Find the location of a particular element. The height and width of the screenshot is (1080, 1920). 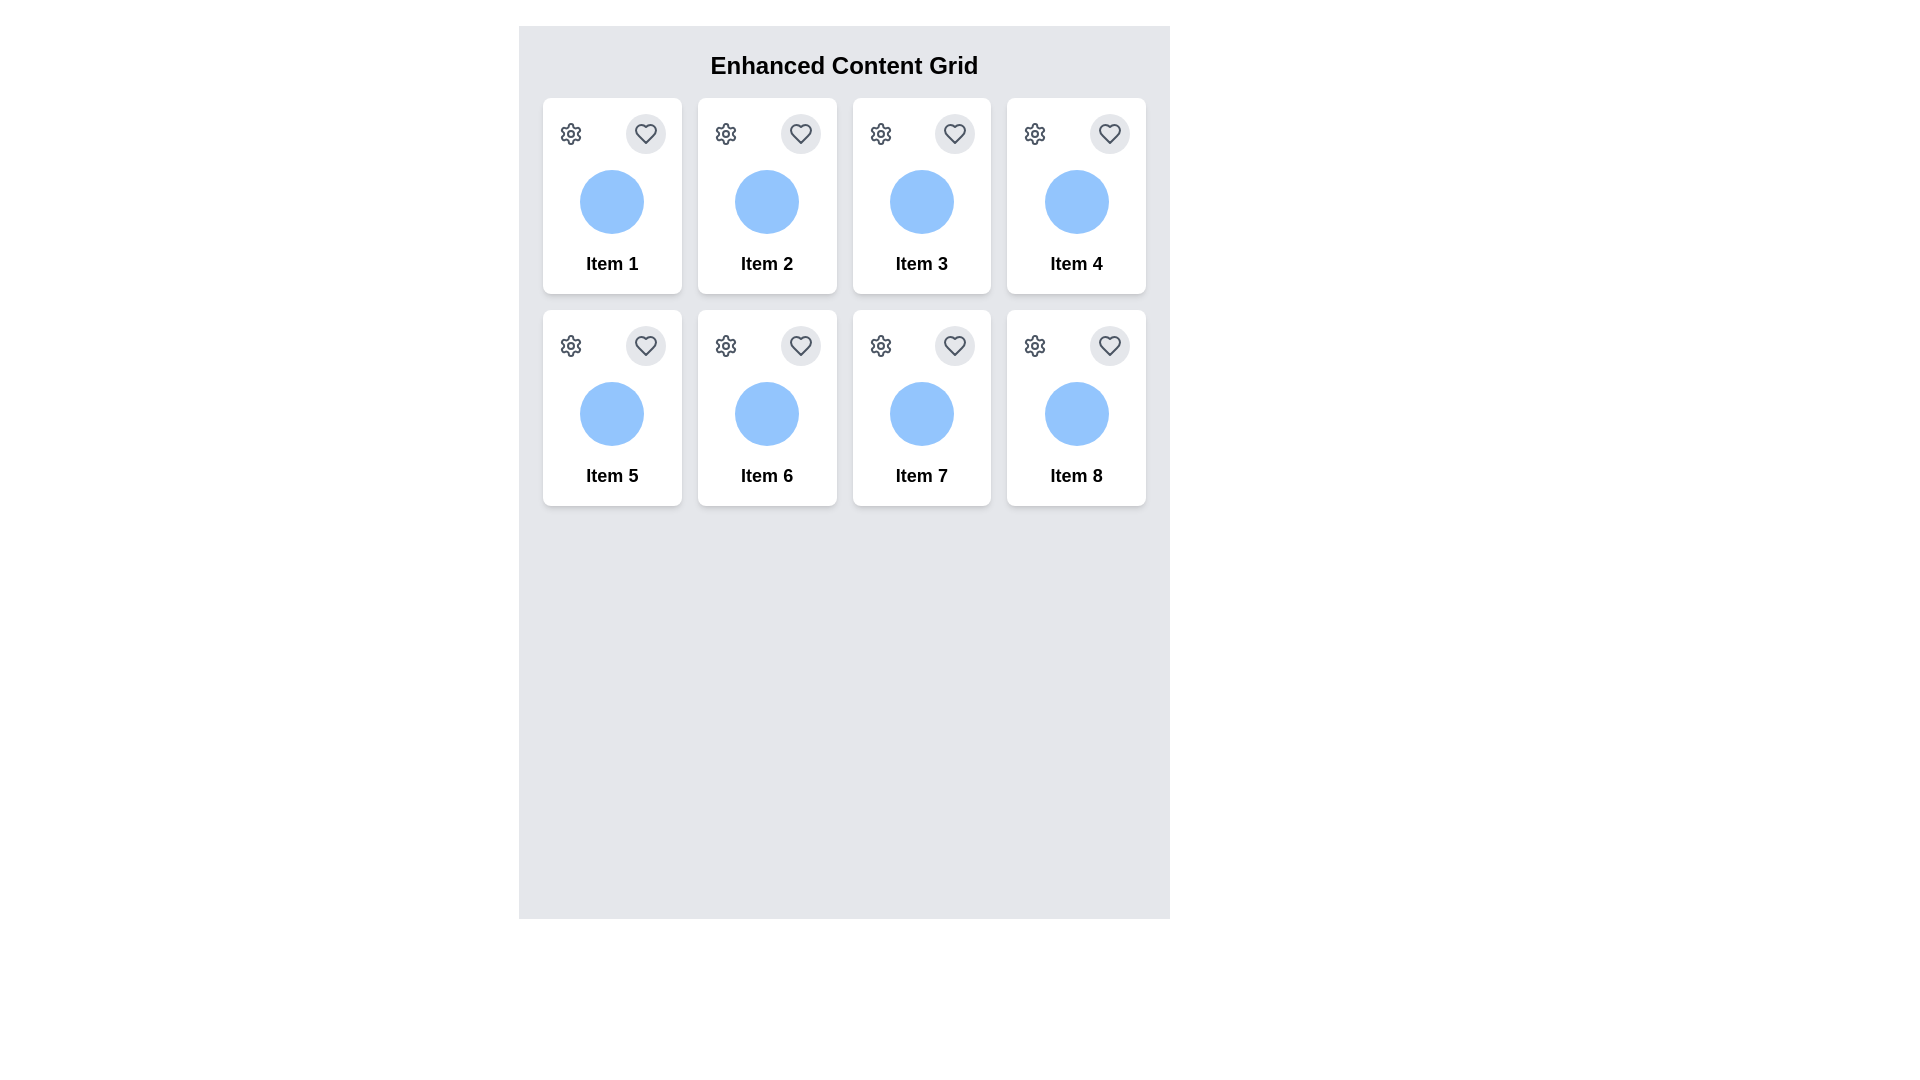

the settings icon button, which resembles a gear symbol, located at the top-left position of the 'Item 3' contextual card is located at coordinates (880, 134).